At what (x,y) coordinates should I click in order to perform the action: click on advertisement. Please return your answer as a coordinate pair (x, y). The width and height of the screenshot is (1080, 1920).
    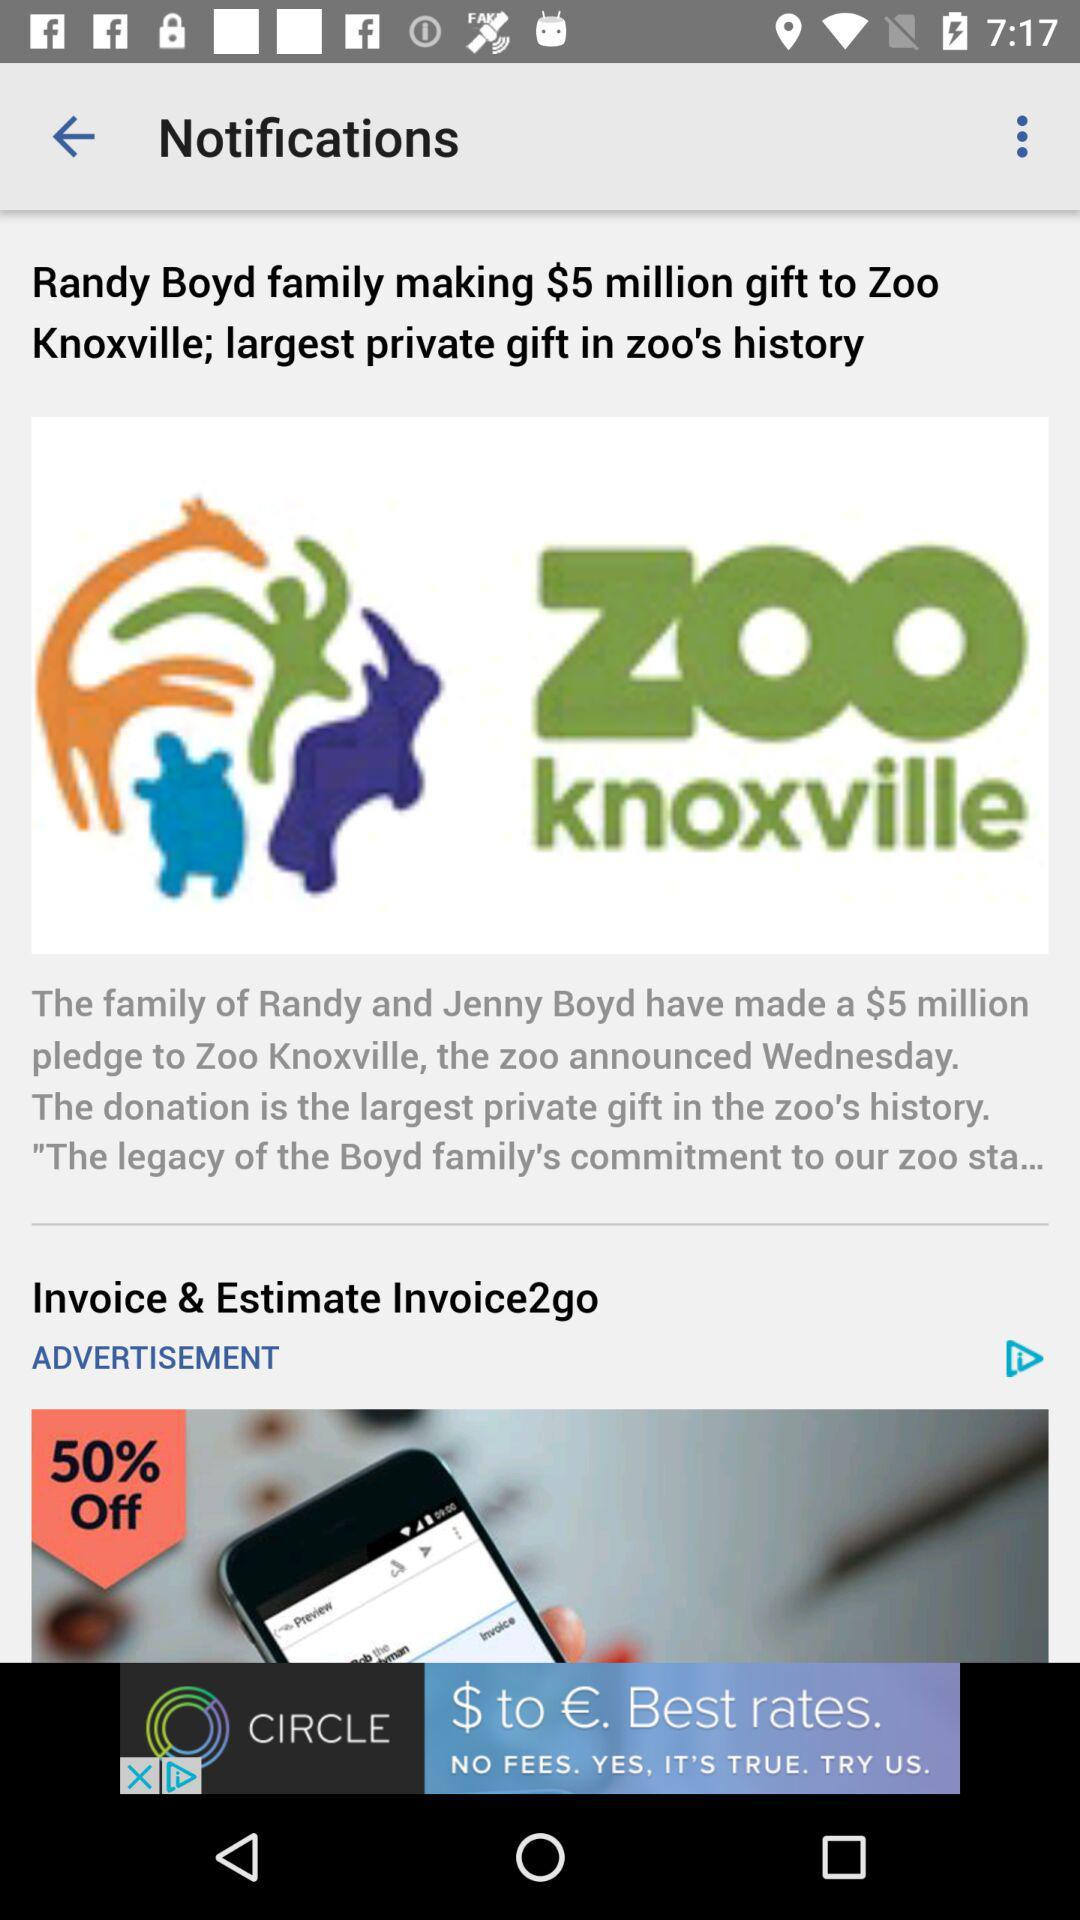
    Looking at the image, I should click on (540, 1727).